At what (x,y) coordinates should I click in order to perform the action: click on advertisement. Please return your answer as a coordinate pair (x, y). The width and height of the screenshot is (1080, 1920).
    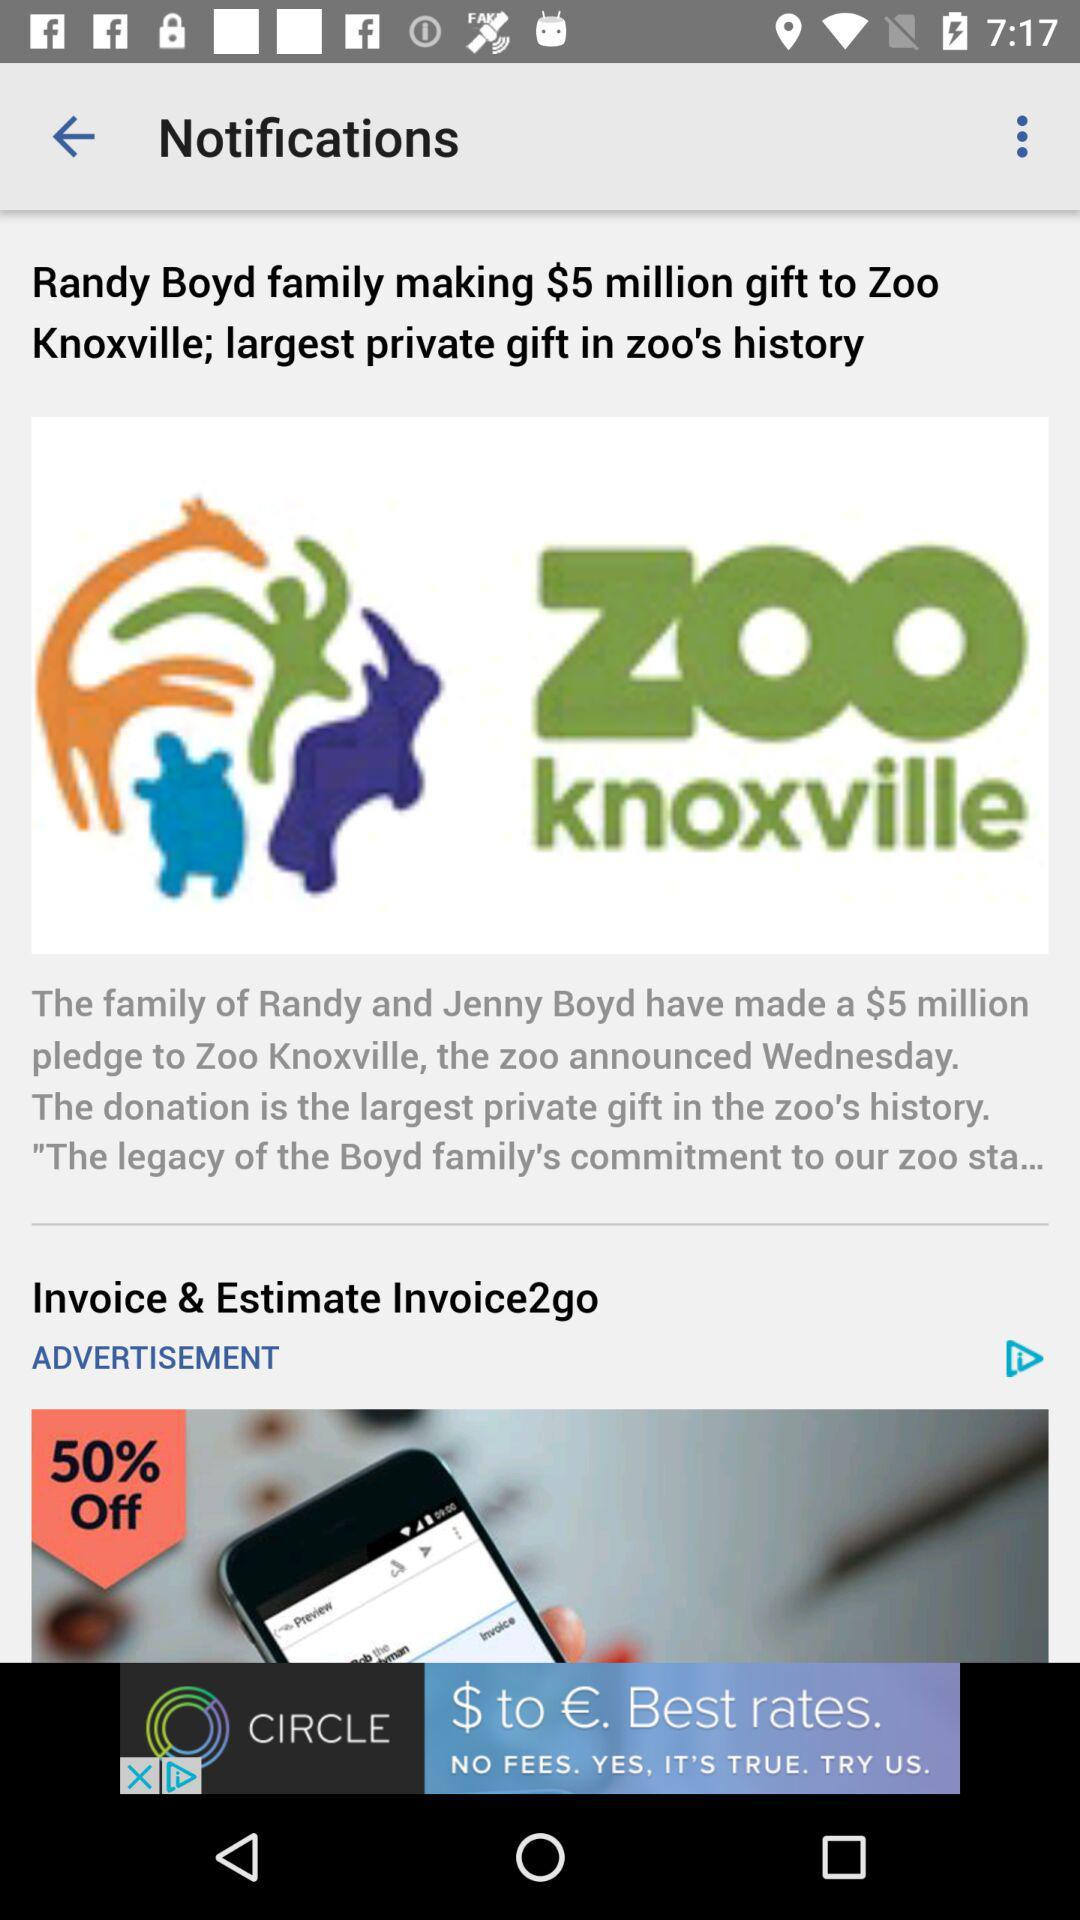
    Looking at the image, I should click on (540, 1727).